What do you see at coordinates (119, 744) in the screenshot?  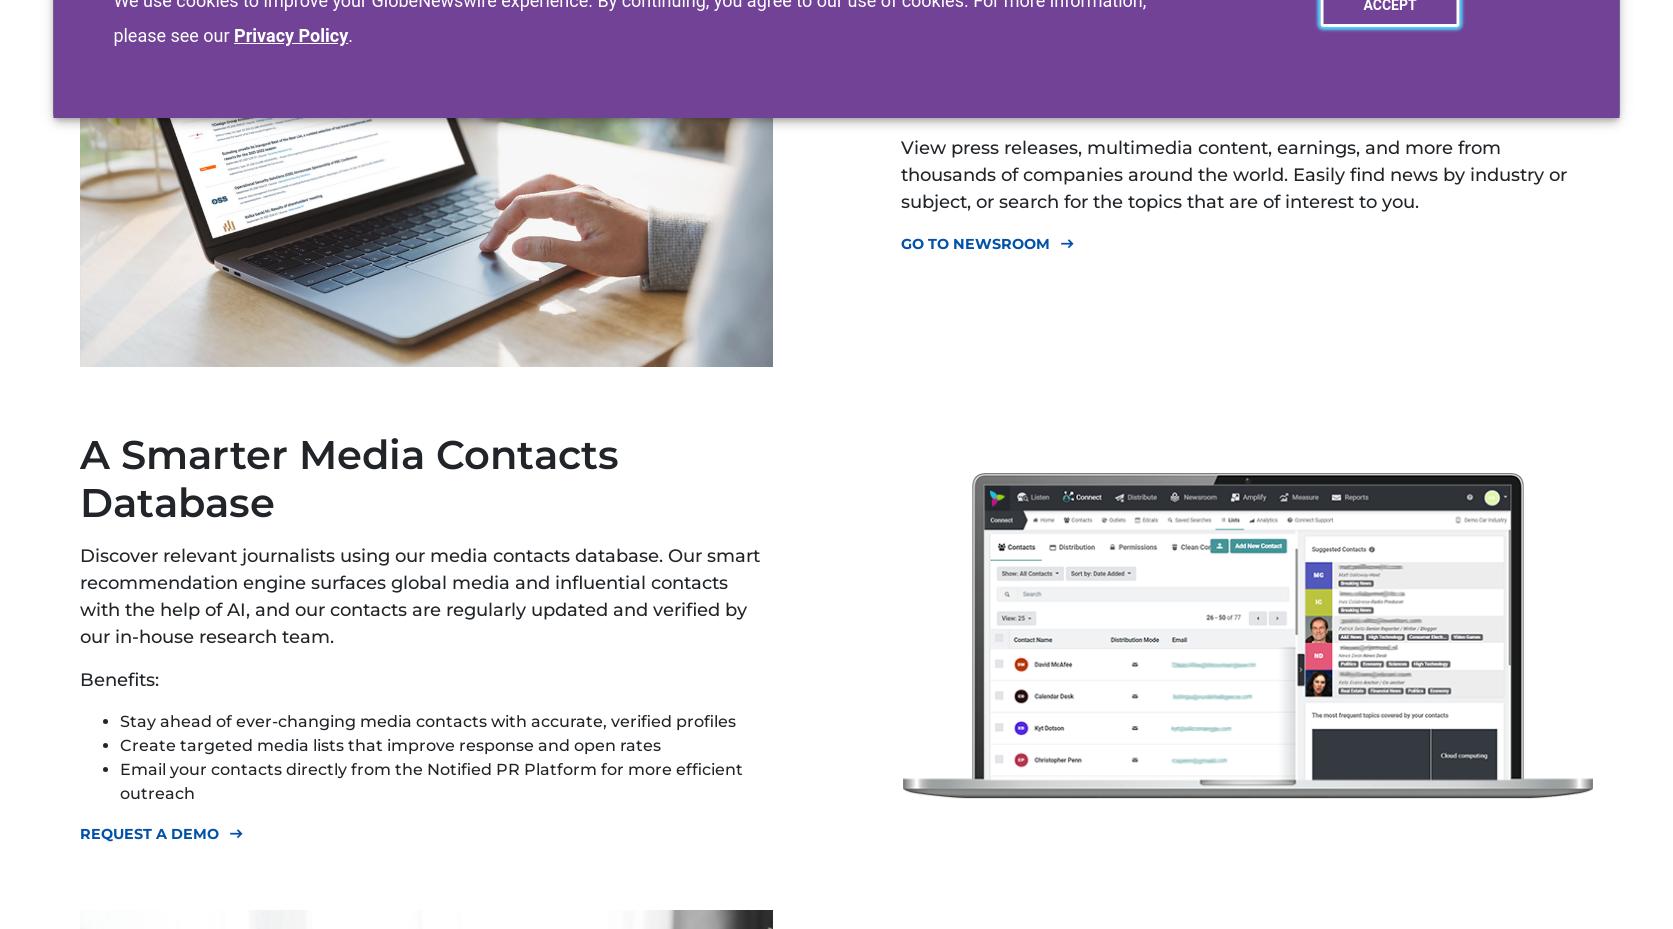 I see `'Create targeted media lists that improve response and open rates'` at bounding box center [119, 744].